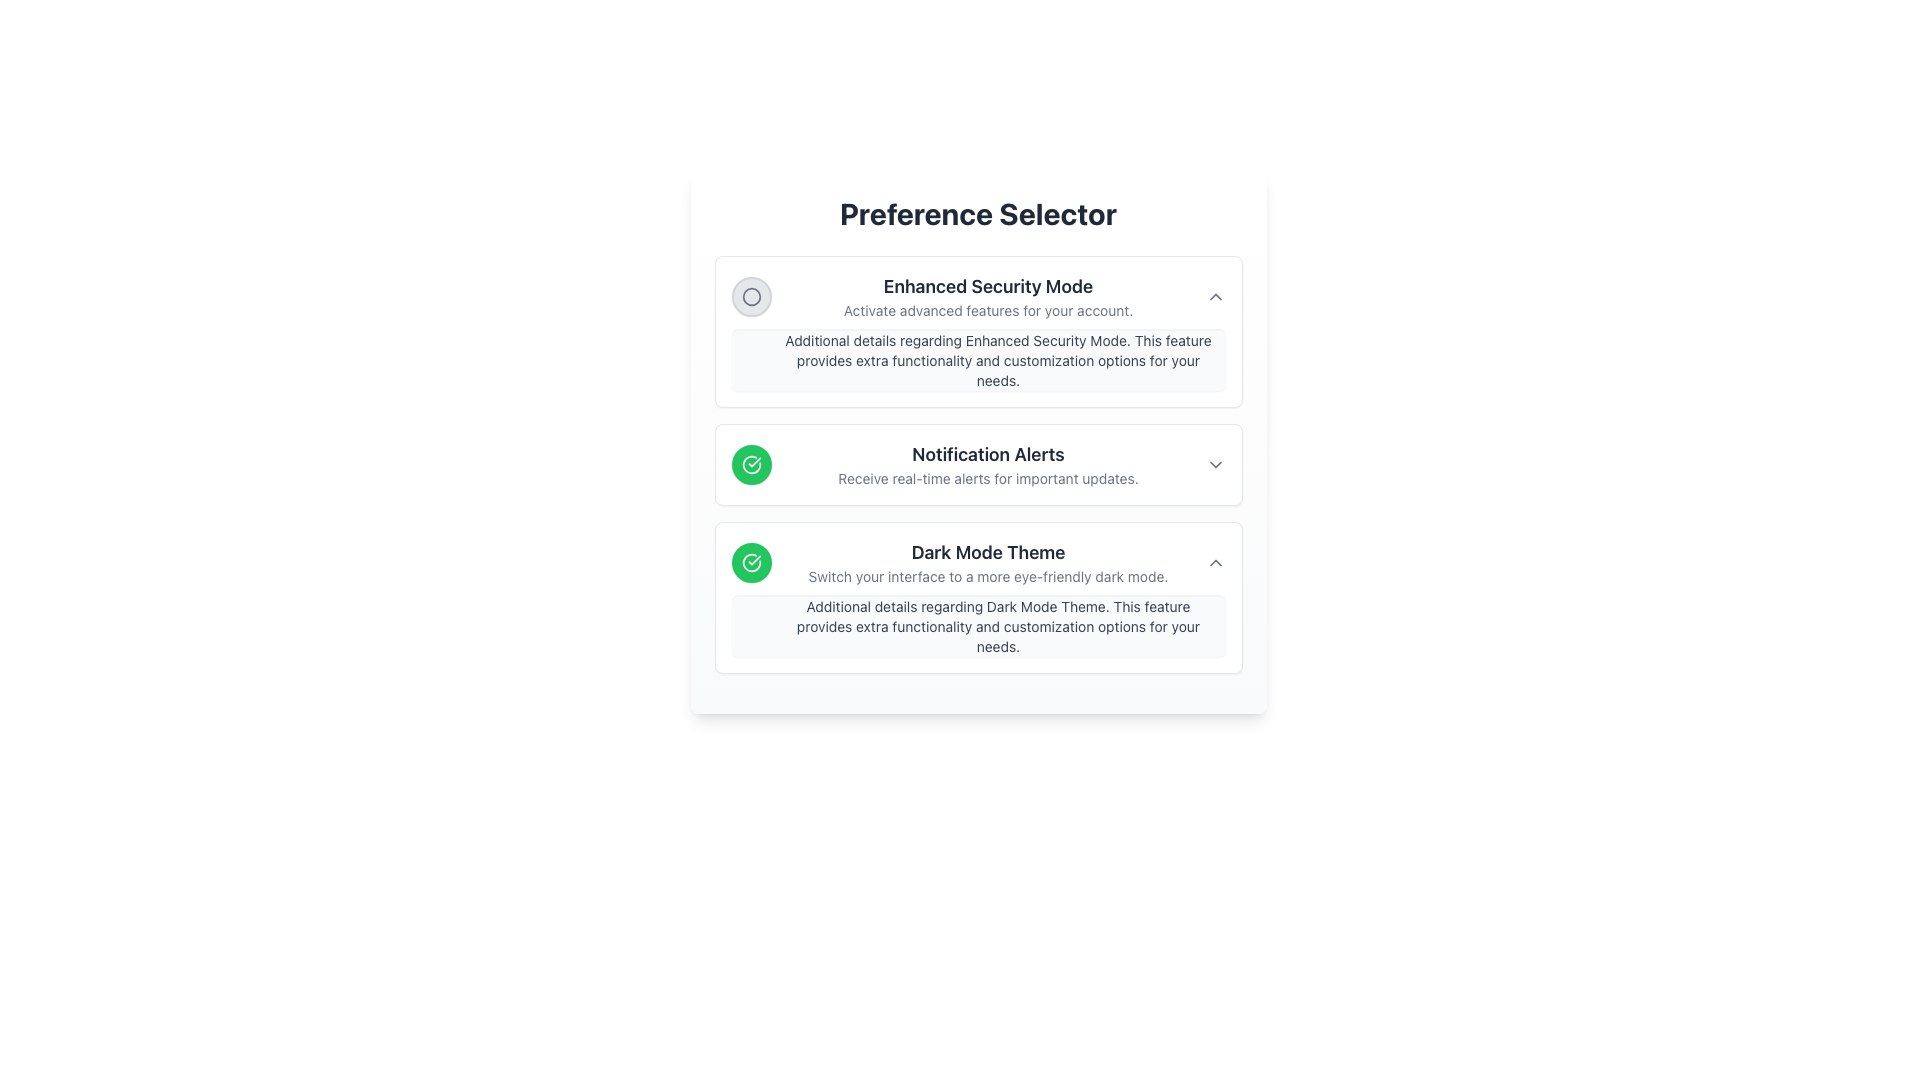  I want to click on the second selectable option panel titled 'Notification Alerts' with a green circular icon and description, so click(978, 465).